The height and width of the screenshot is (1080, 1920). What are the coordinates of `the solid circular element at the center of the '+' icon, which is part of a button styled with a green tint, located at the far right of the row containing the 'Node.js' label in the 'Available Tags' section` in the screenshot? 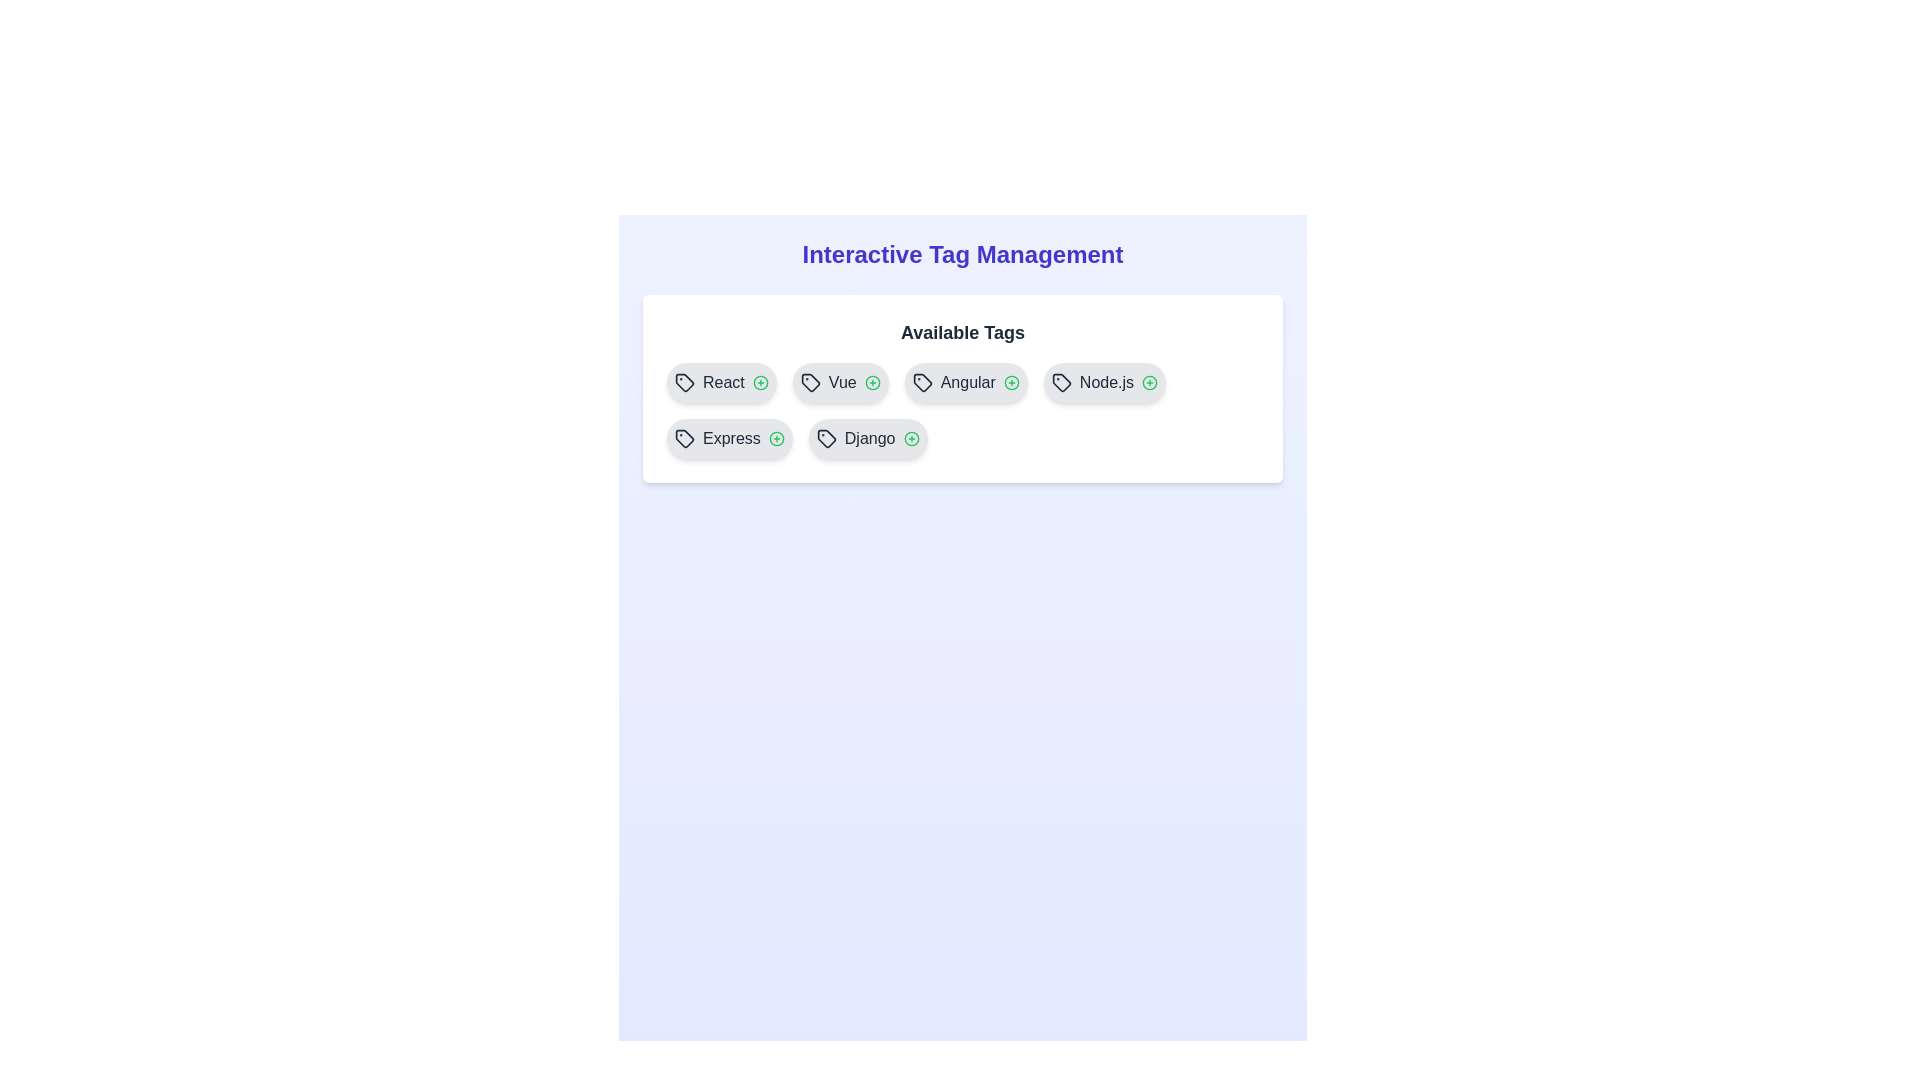 It's located at (1150, 382).